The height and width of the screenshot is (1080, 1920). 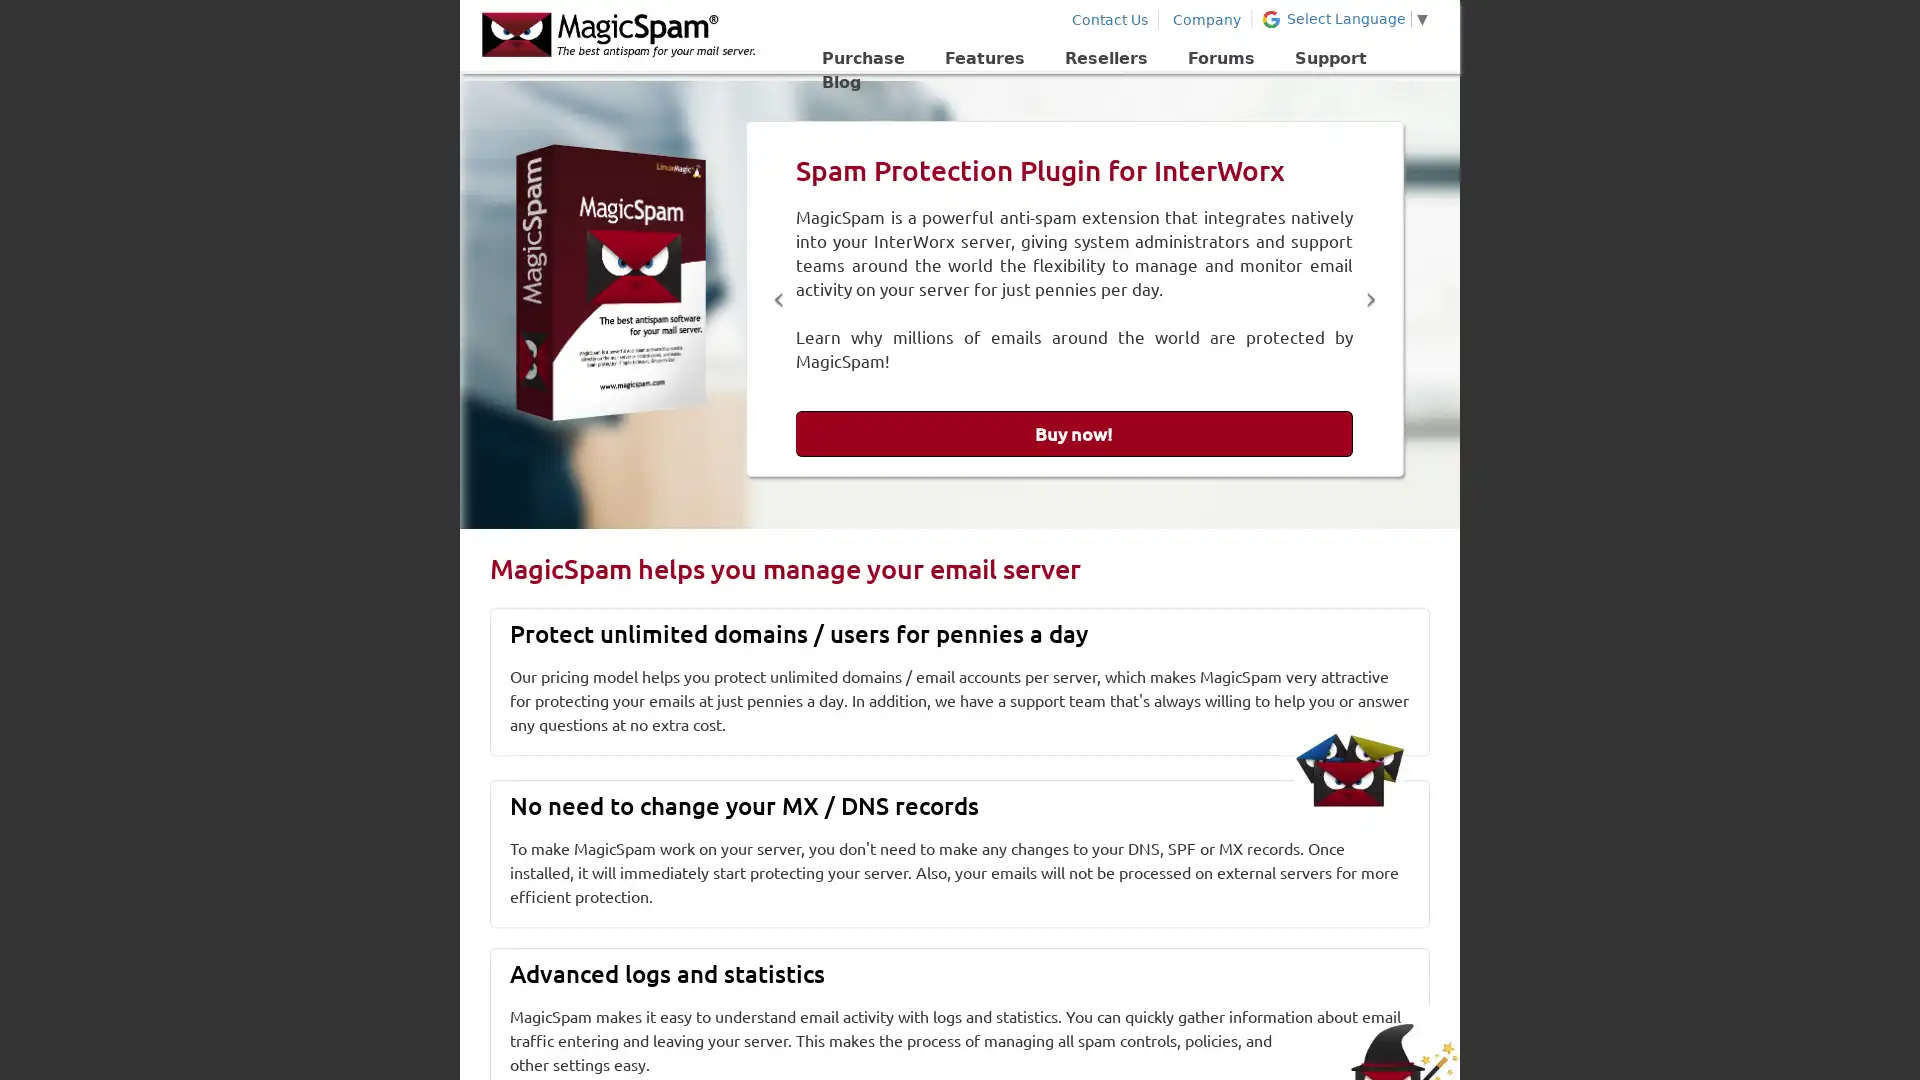 I want to click on Buy now!, so click(x=1073, y=433).